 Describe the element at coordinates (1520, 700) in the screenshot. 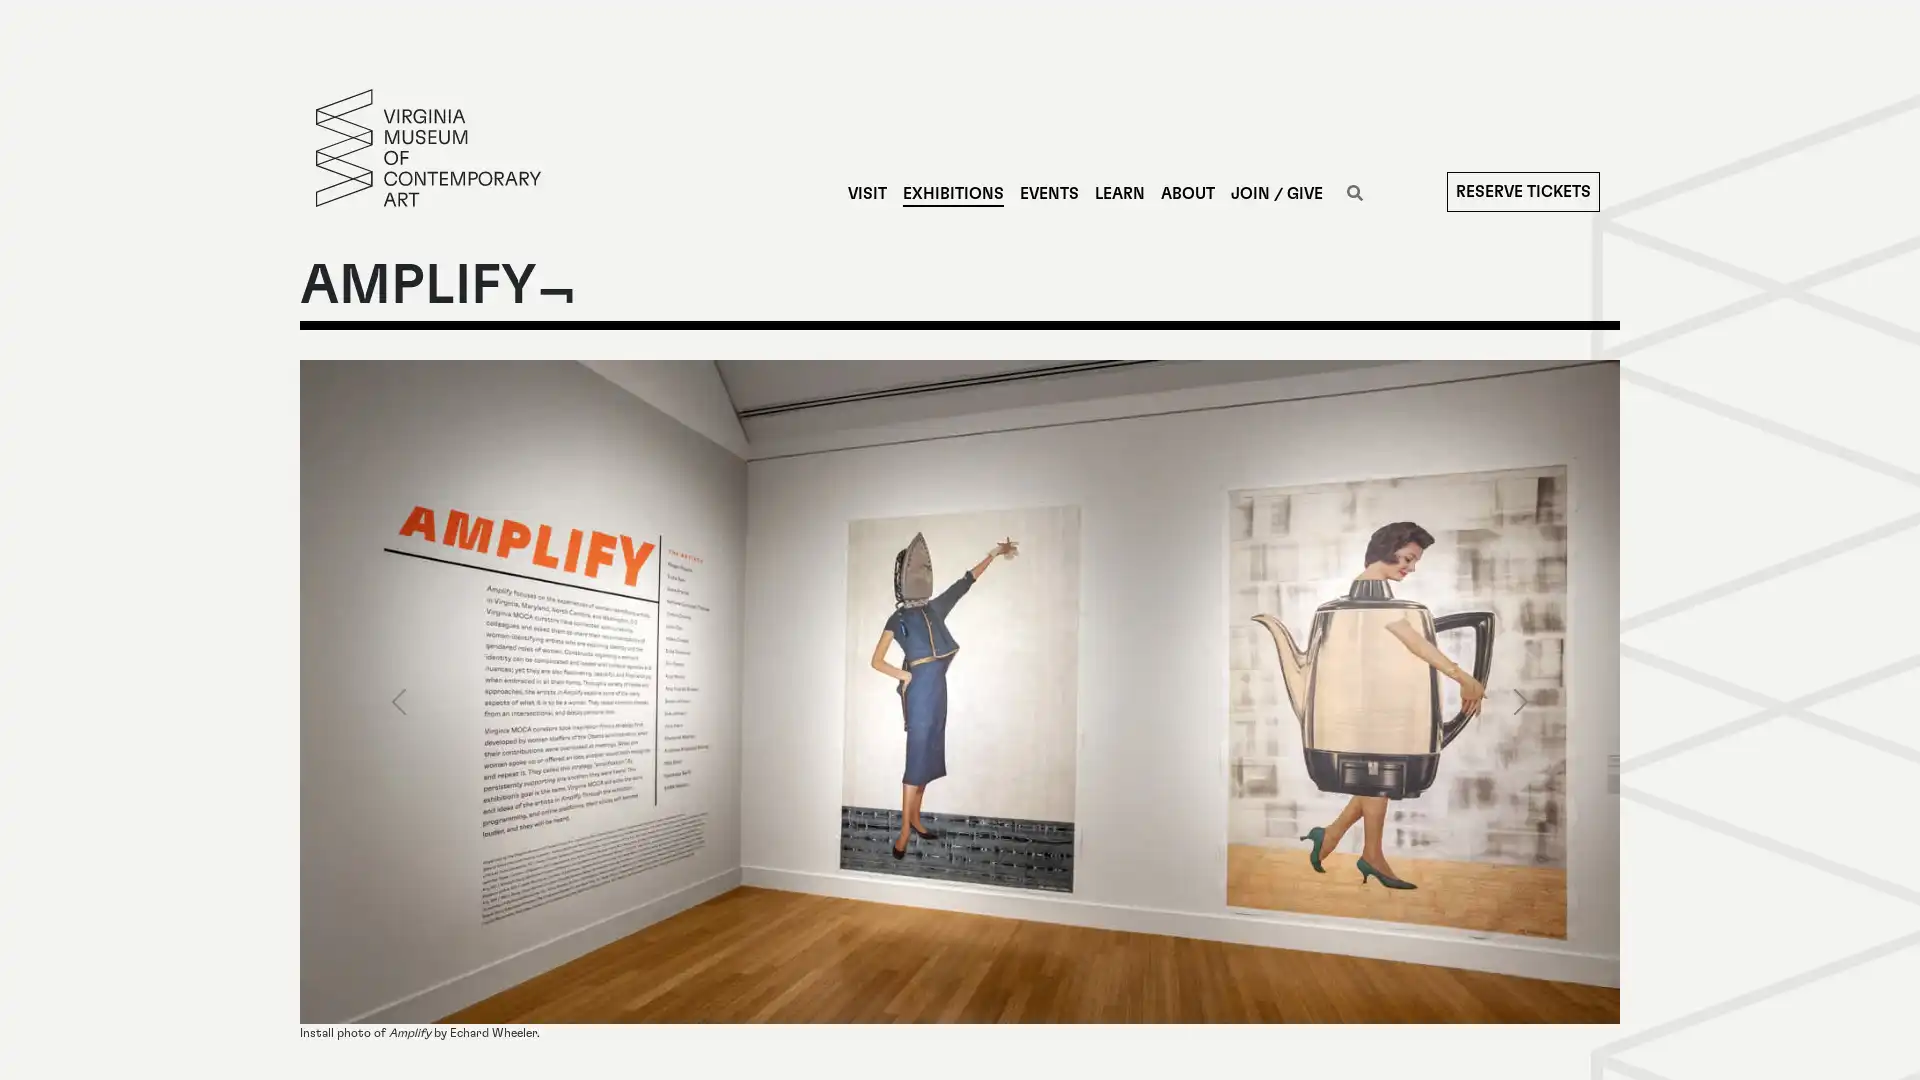

I see `Next` at that location.